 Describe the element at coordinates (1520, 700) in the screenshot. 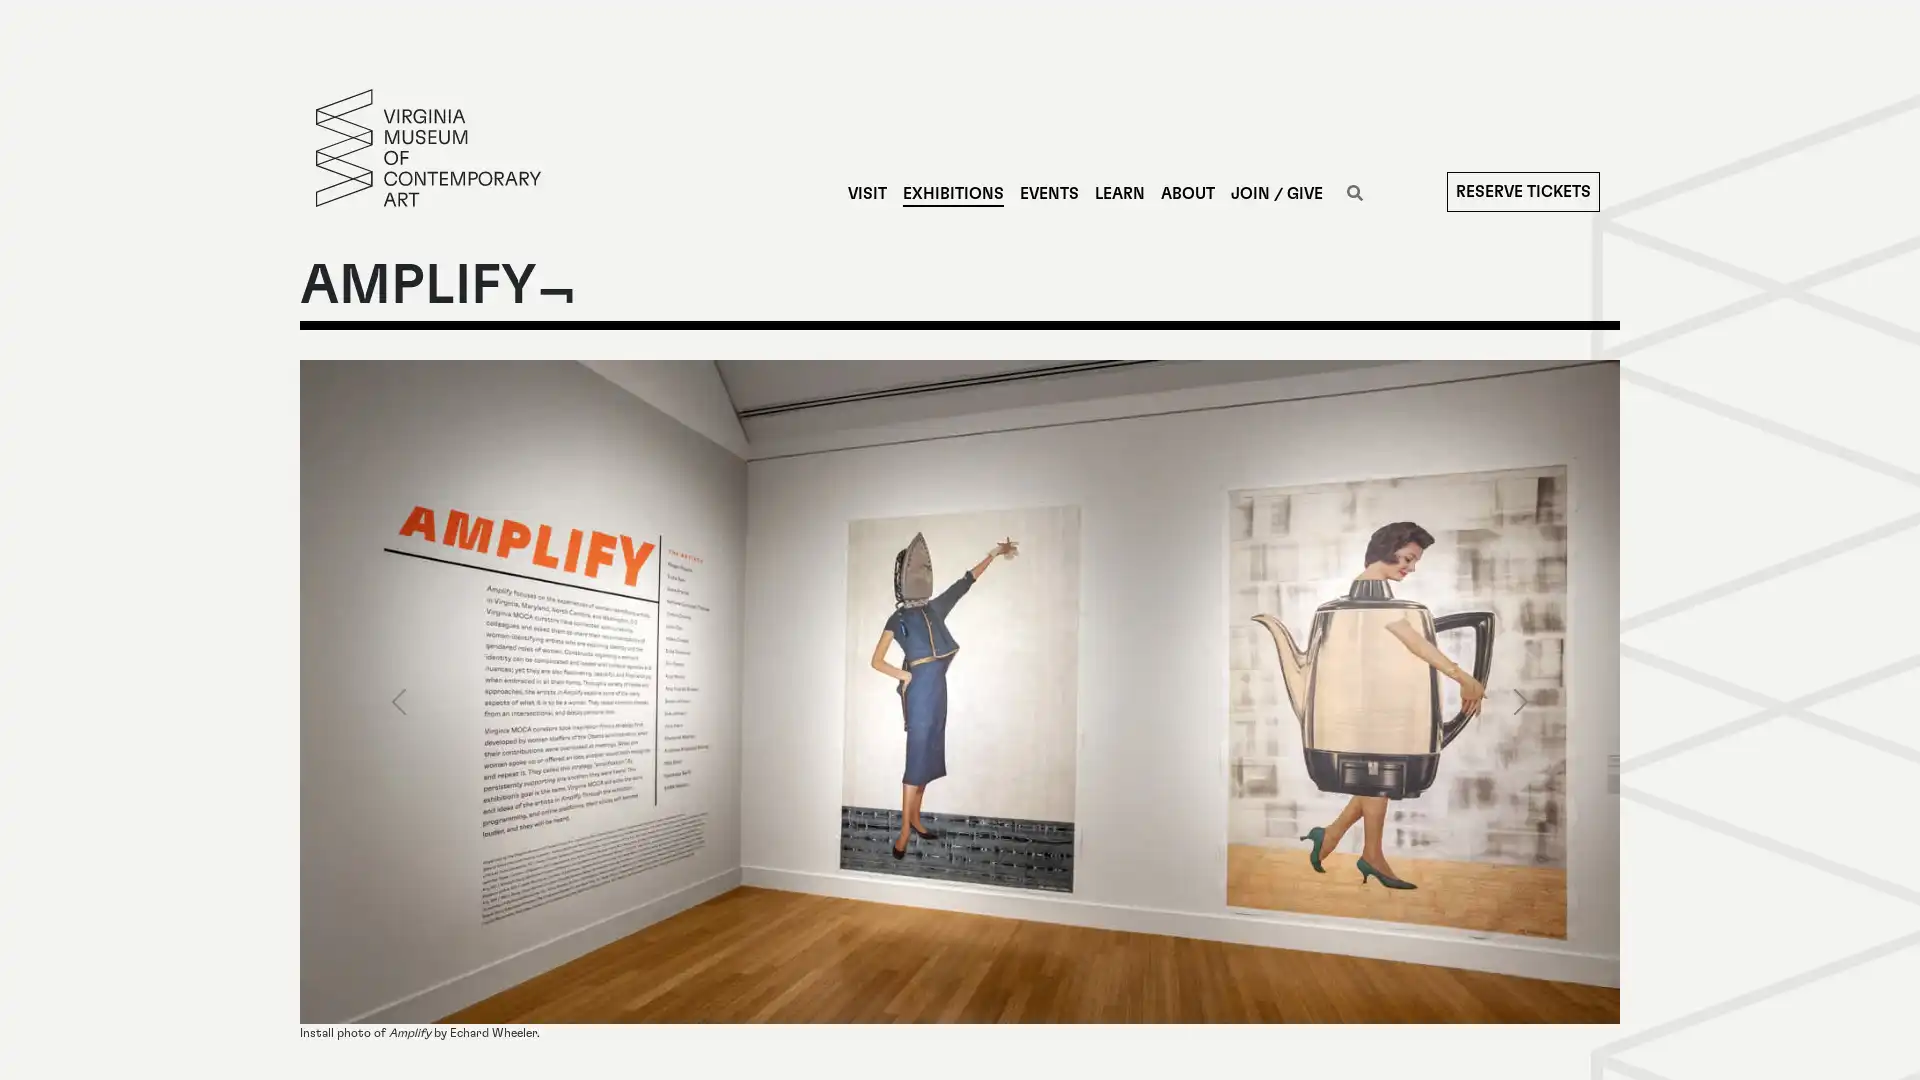

I see `Next` at that location.